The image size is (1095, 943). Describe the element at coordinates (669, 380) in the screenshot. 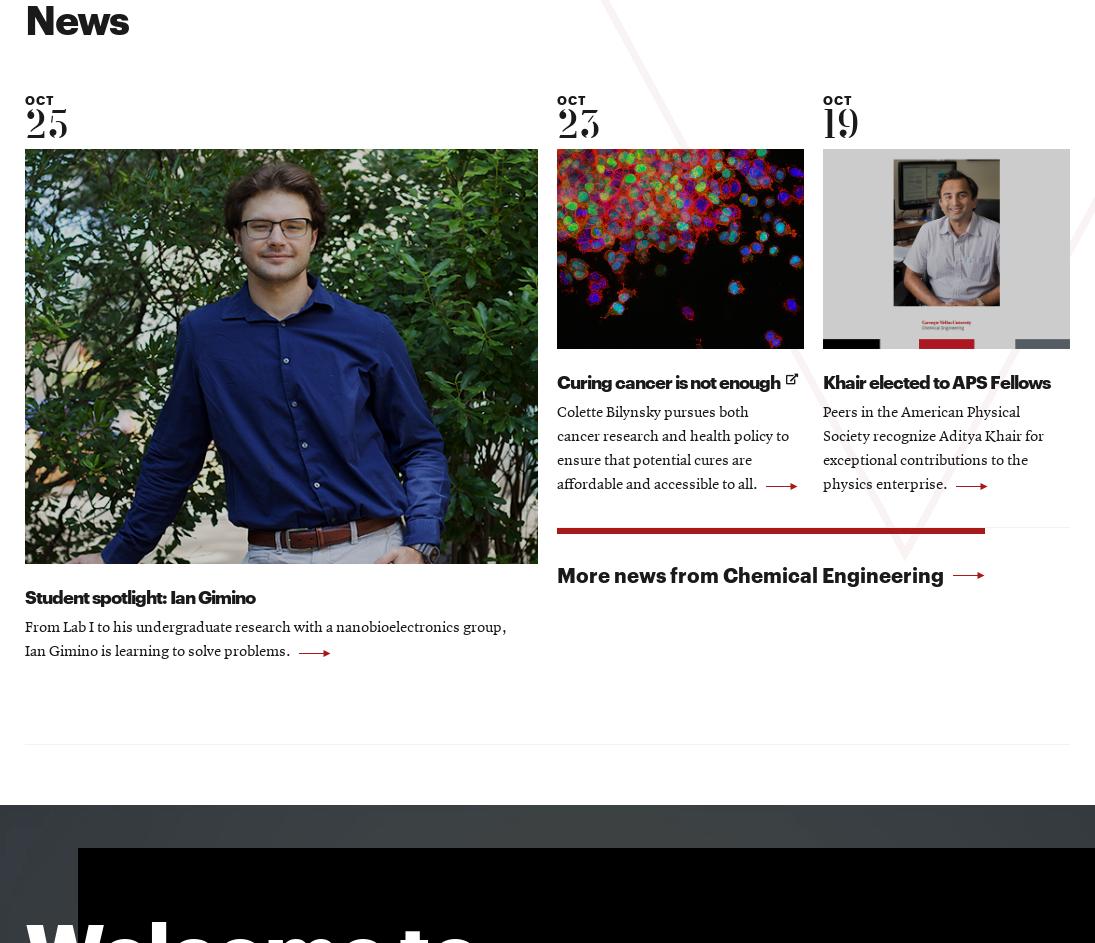

I see `'Curing cancer is not enough'` at that location.